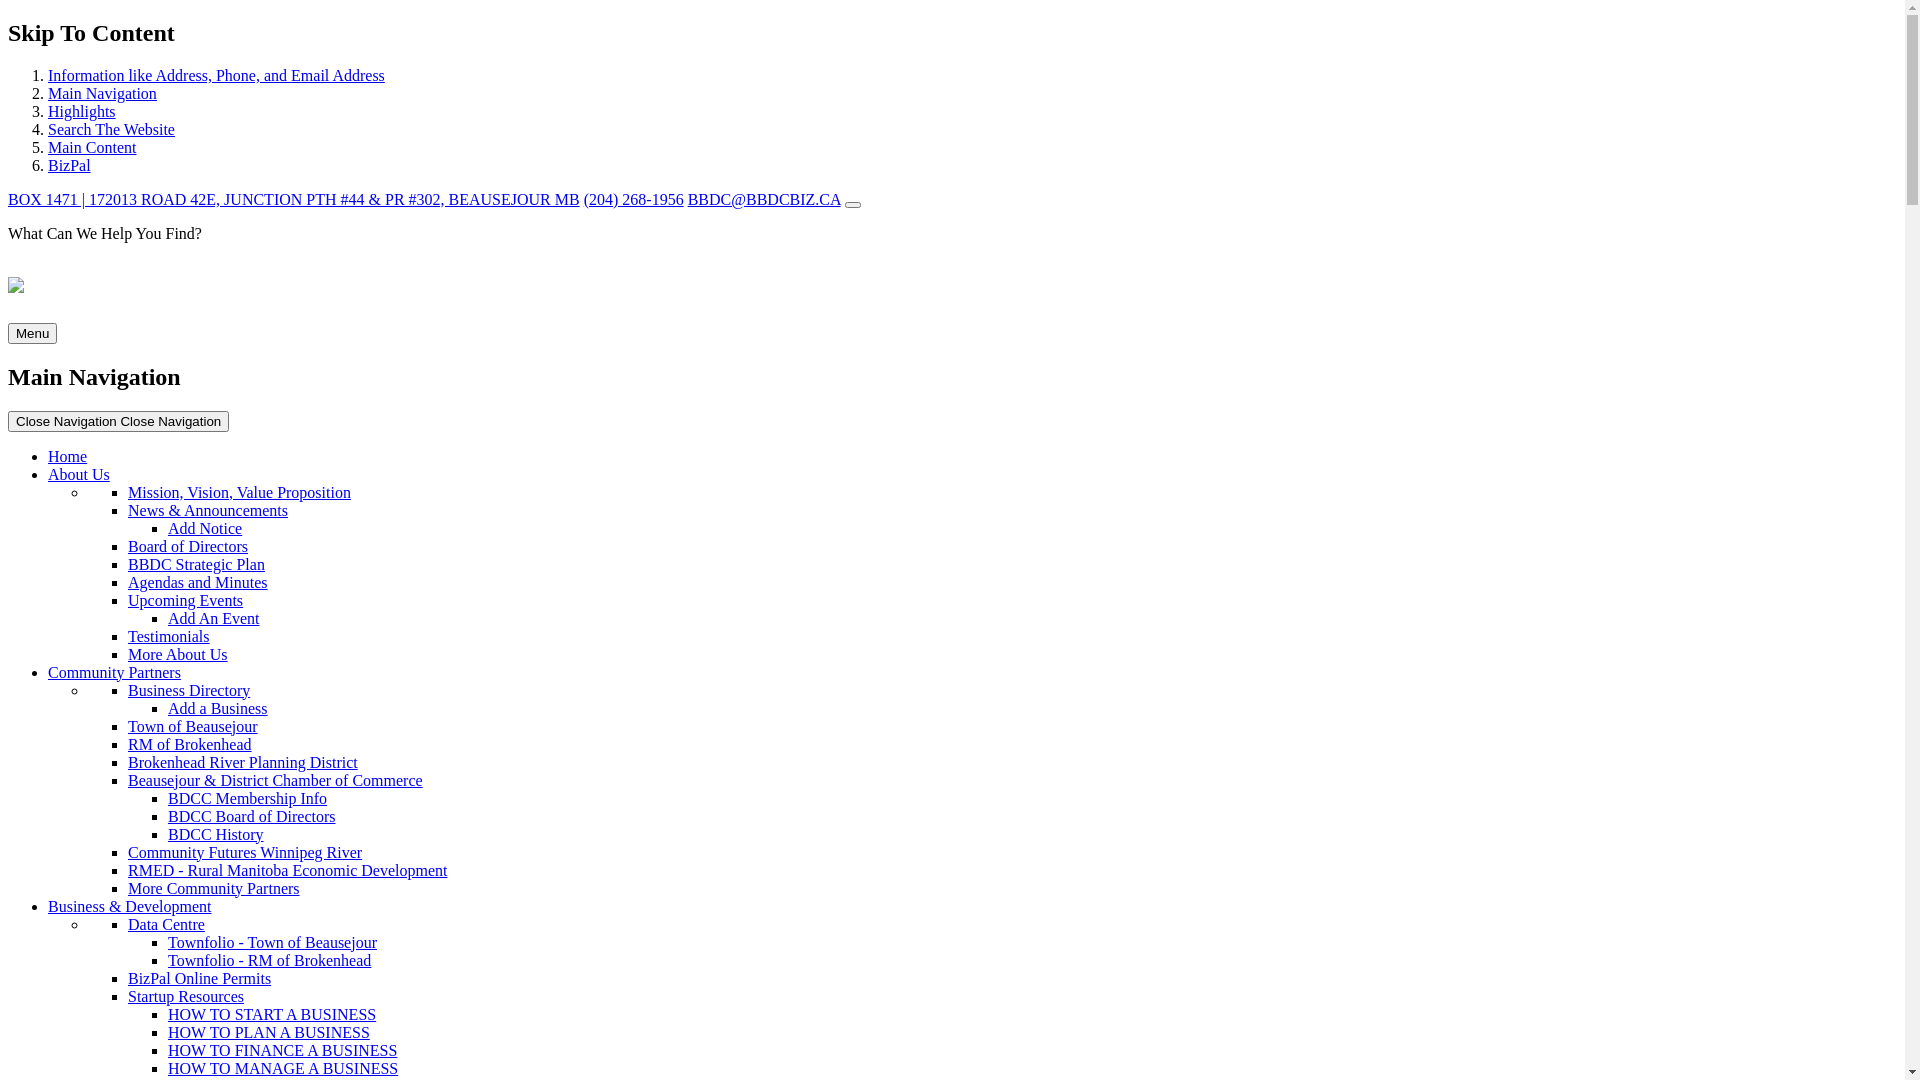 The width and height of the screenshot is (1920, 1080). What do you see at coordinates (282, 1067) in the screenshot?
I see `'HOW TO MANAGE A BUSINESS'` at bounding box center [282, 1067].